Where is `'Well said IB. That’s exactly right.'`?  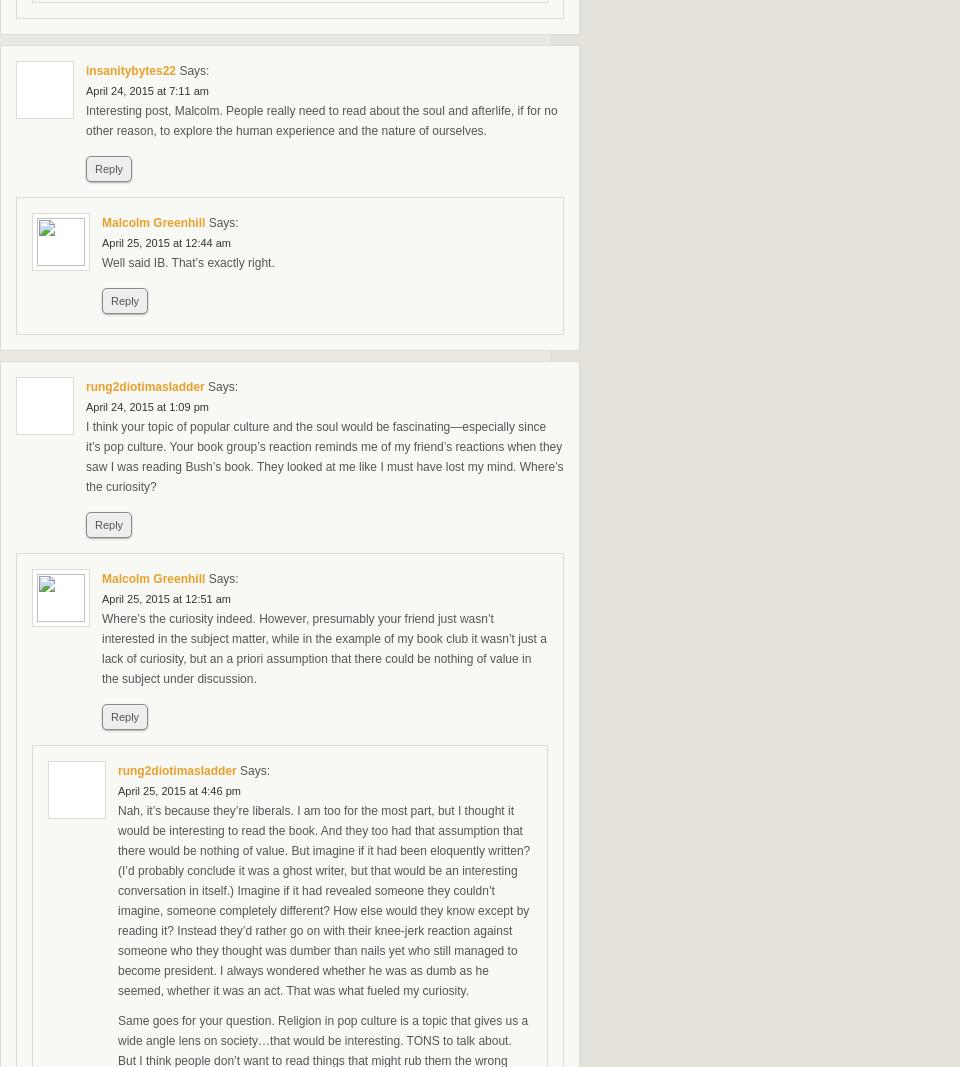 'Well said IB. That’s exactly right.' is located at coordinates (187, 263).